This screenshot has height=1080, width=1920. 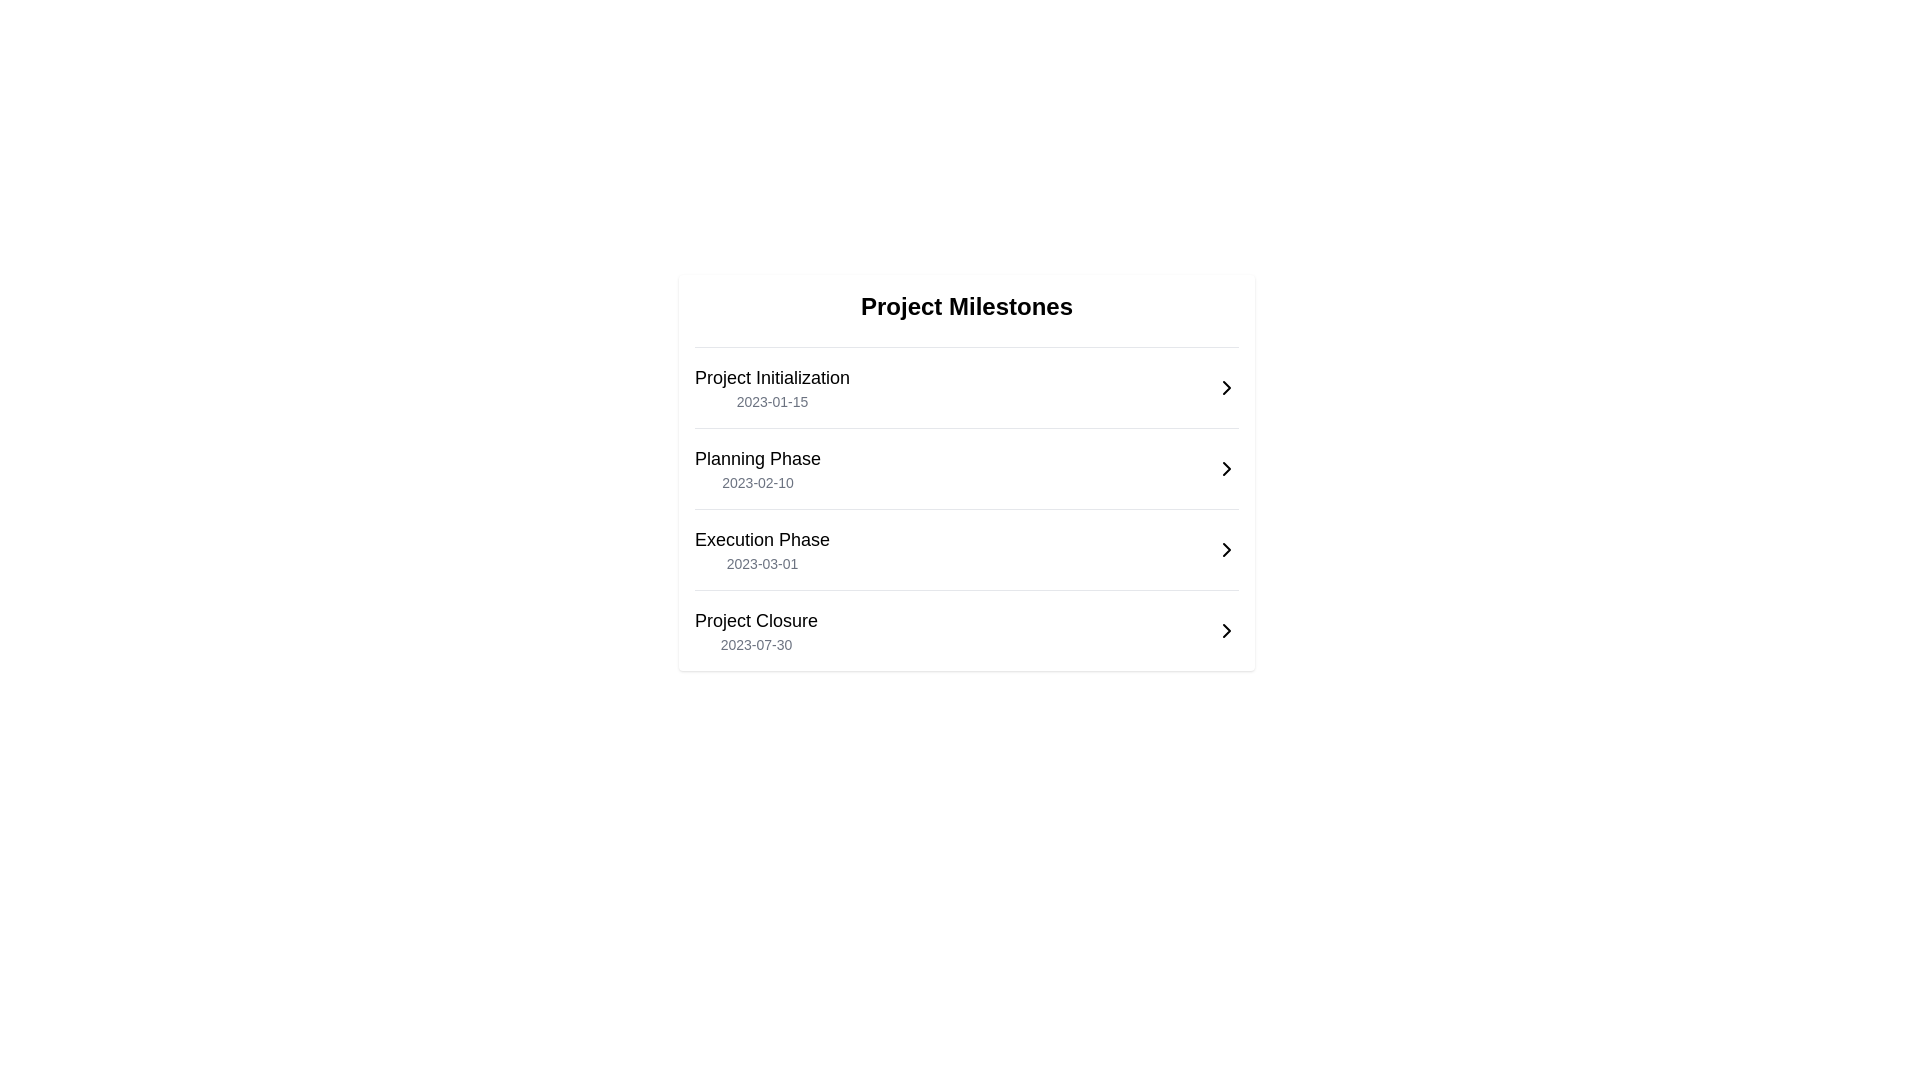 I want to click on the navigational icon located at the far right of the 'Execution Phase' row in the project milestones list, so click(x=1226, y=550).